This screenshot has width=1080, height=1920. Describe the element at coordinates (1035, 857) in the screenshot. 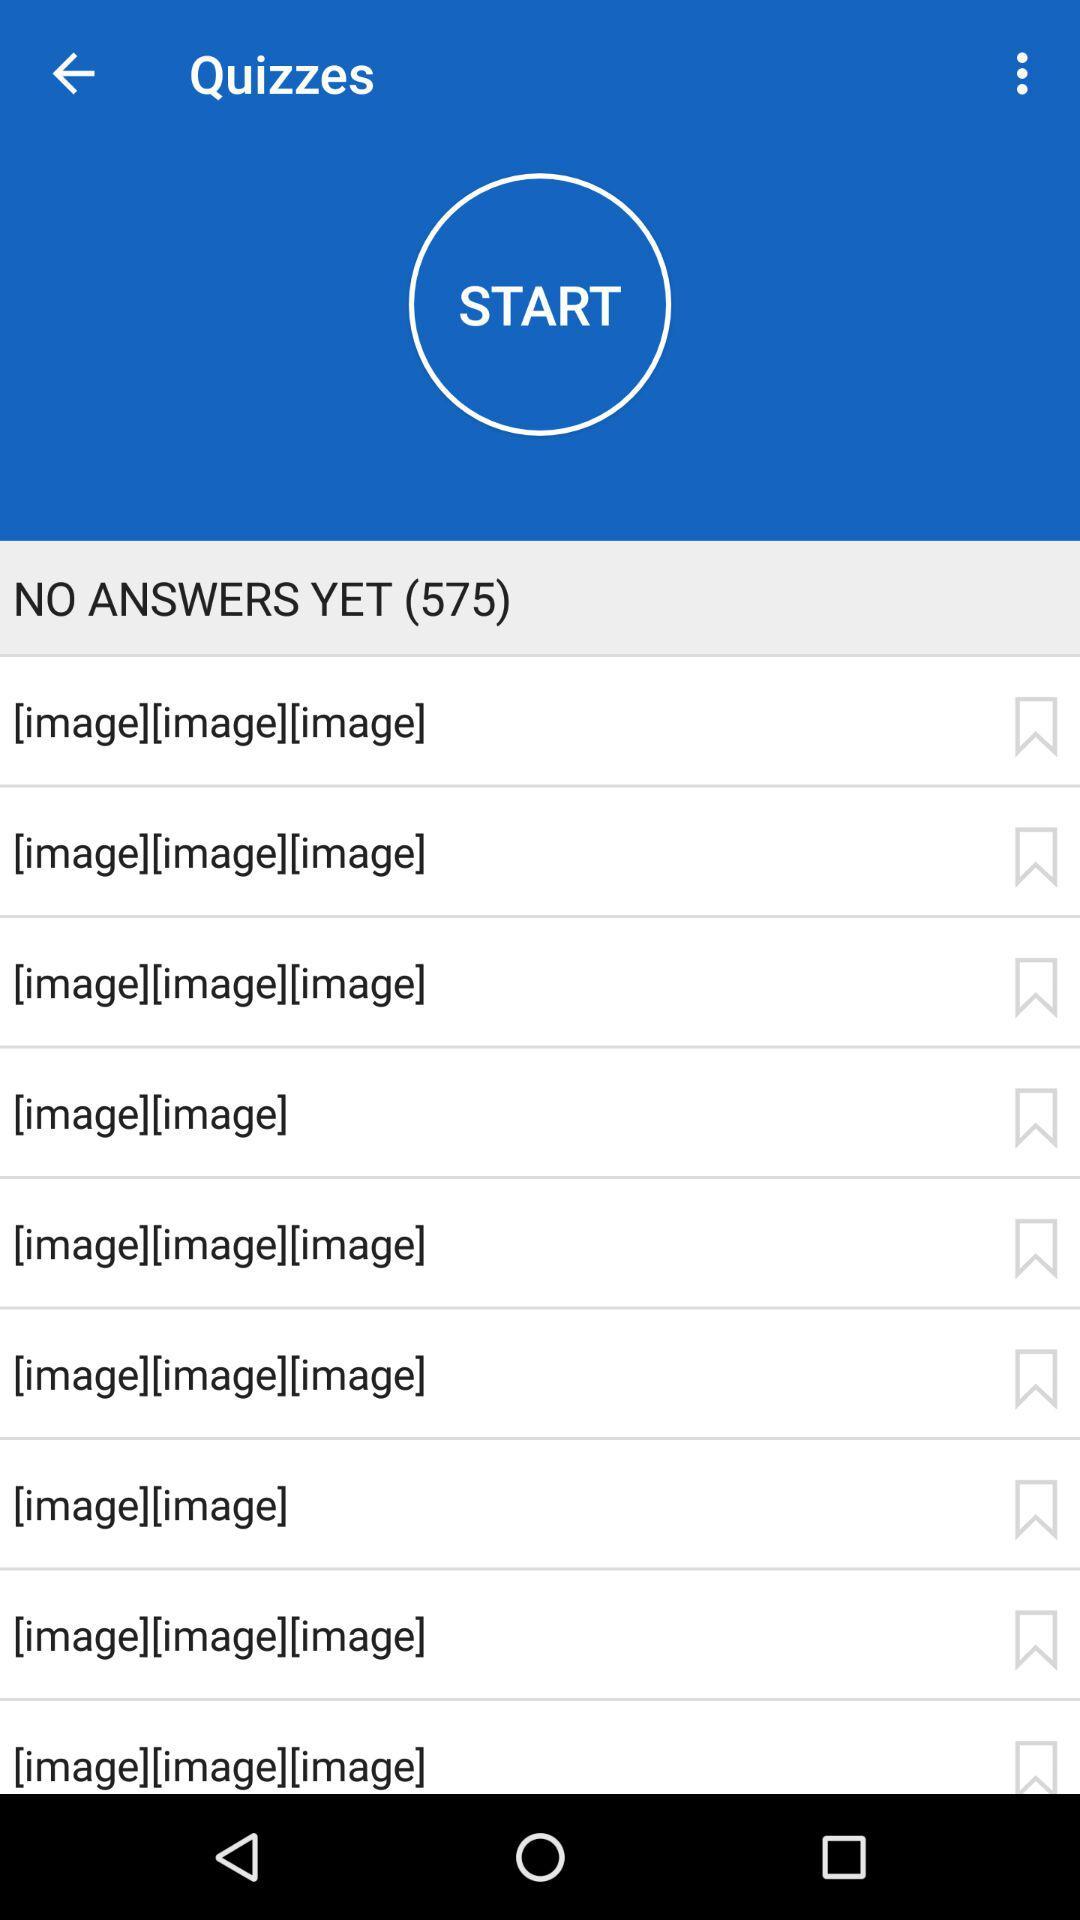

I see `bookmark item` at that location.